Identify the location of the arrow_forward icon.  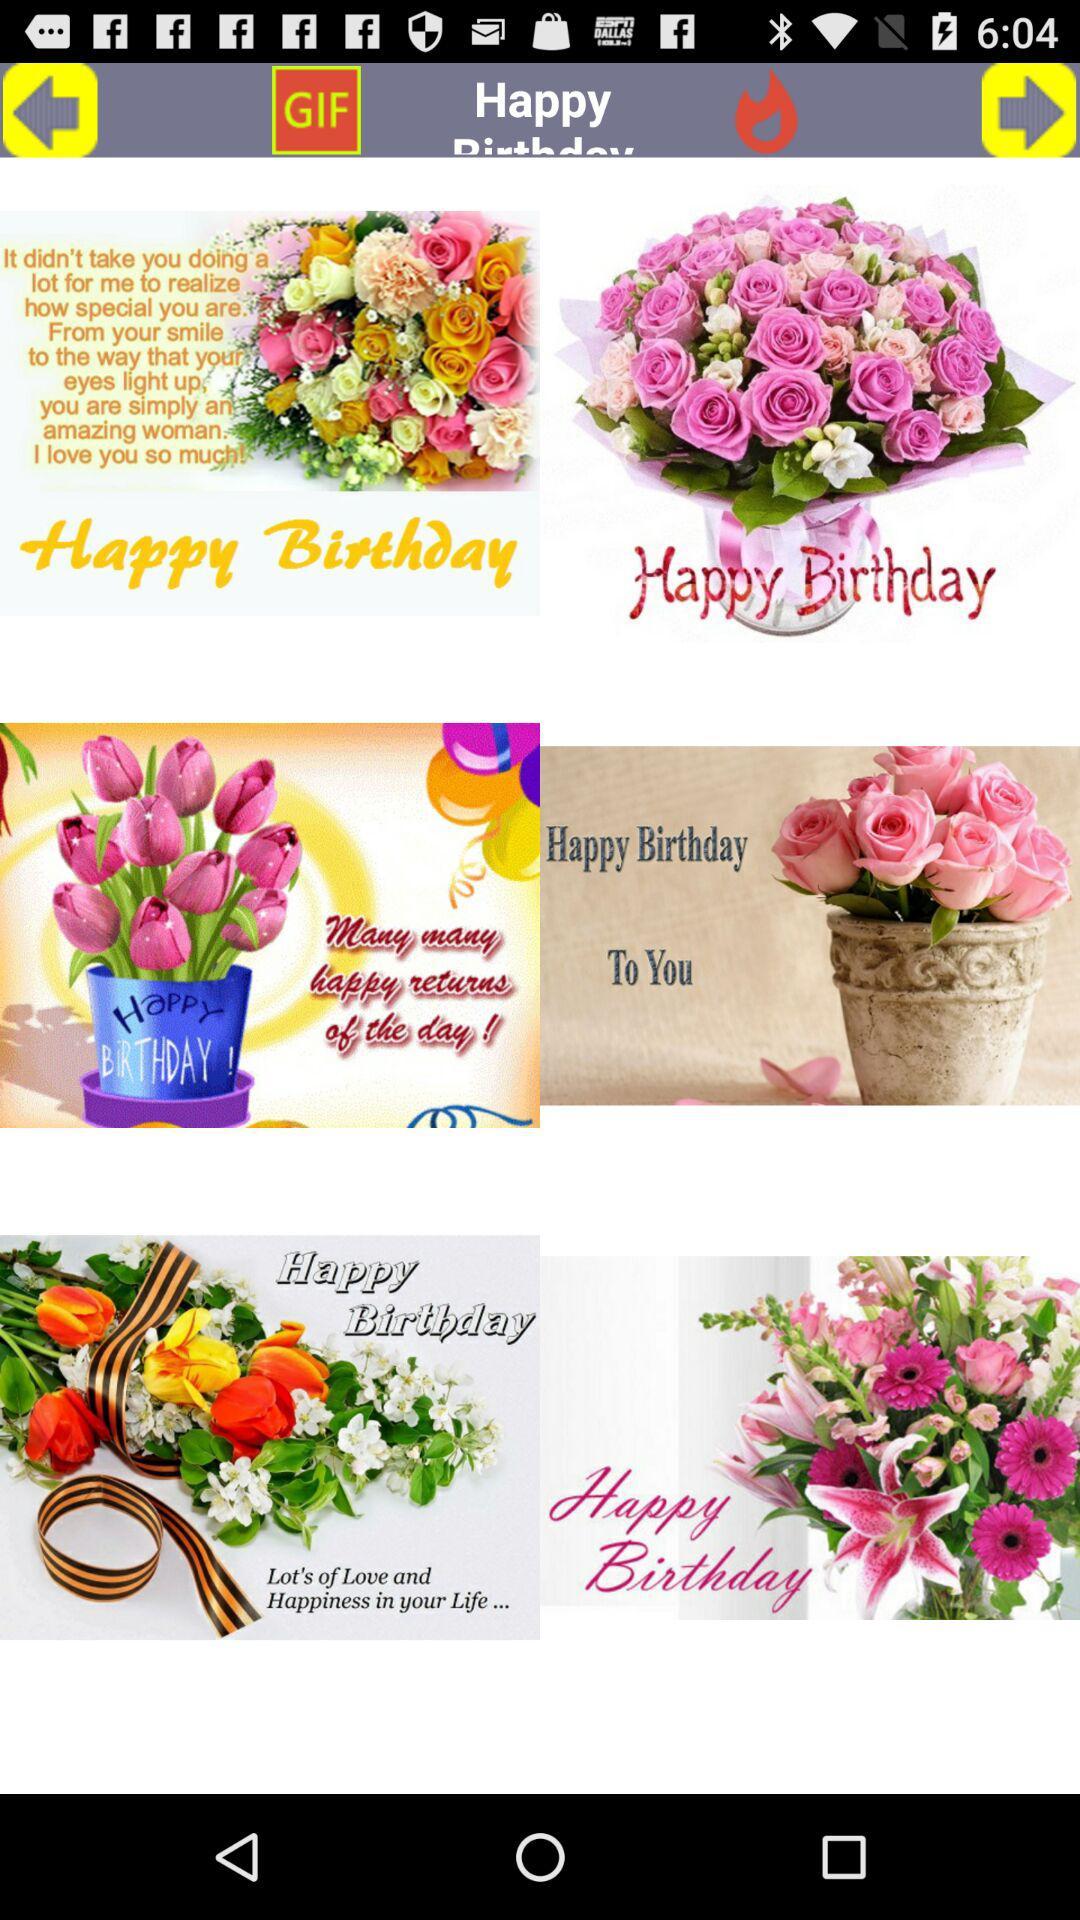
(1029, 117).